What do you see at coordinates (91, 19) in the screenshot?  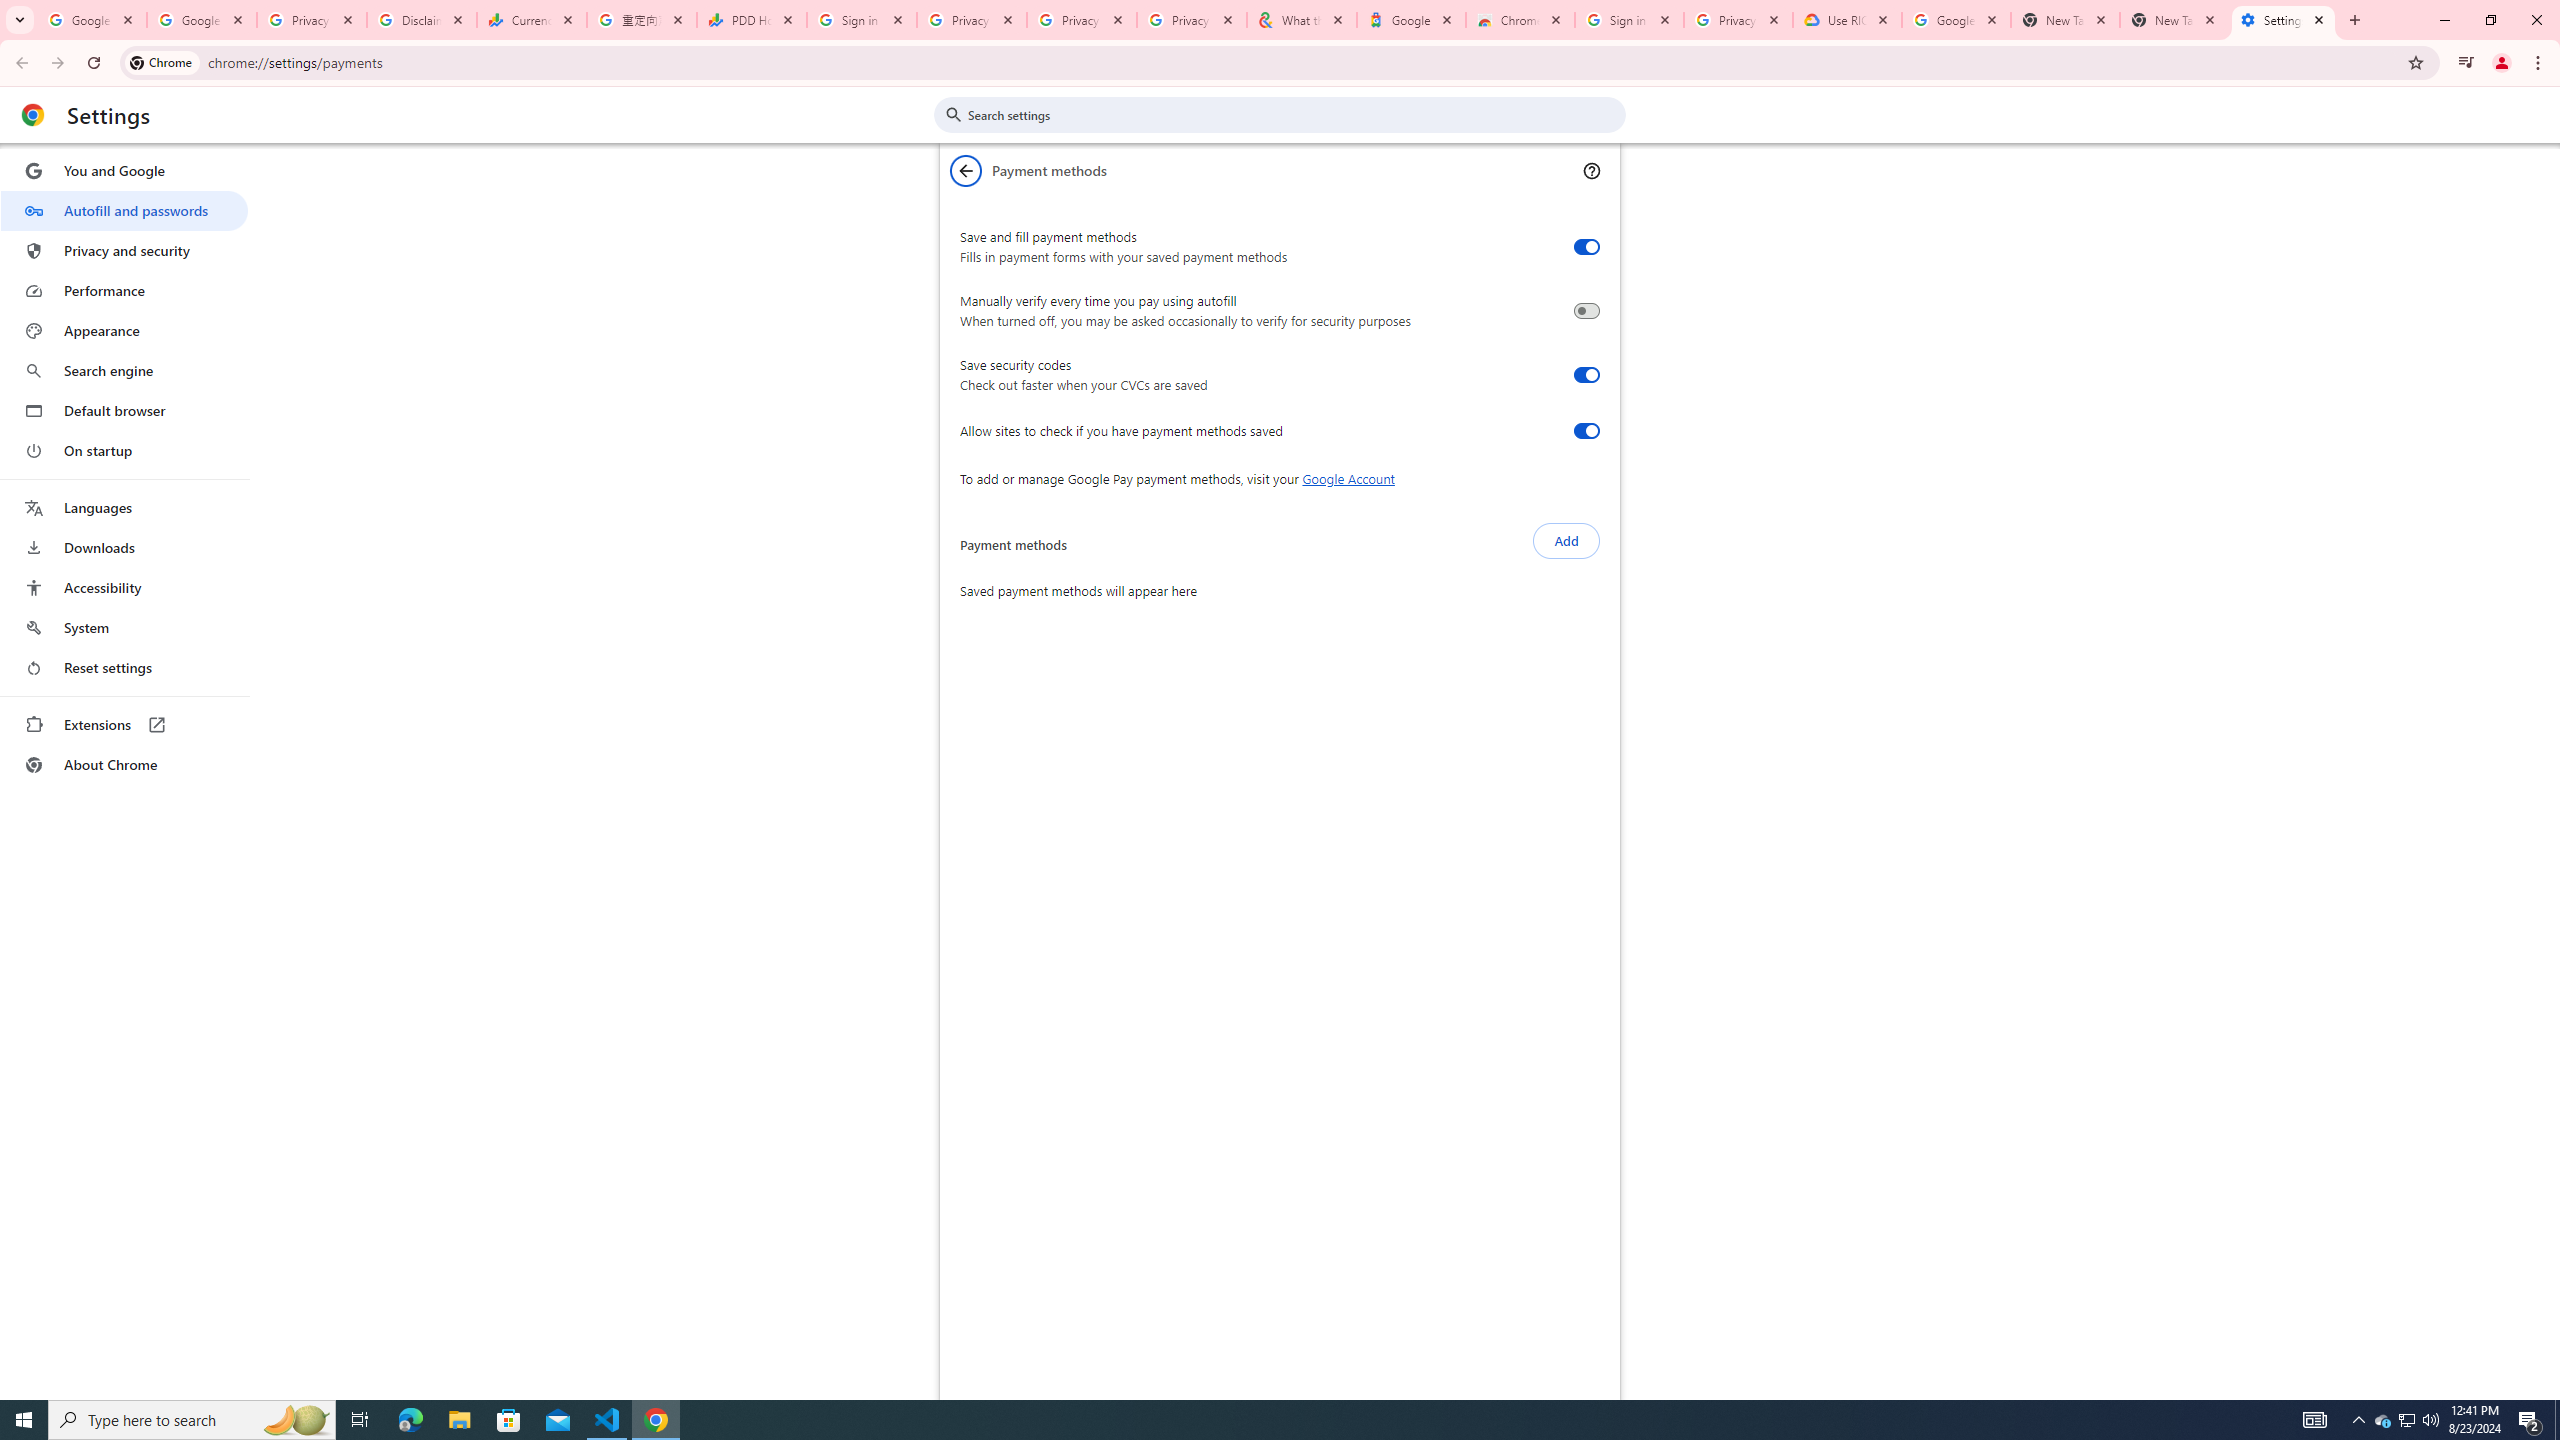 I see `'Google Workspace Admin Community'` at bounding box center [91, 19].